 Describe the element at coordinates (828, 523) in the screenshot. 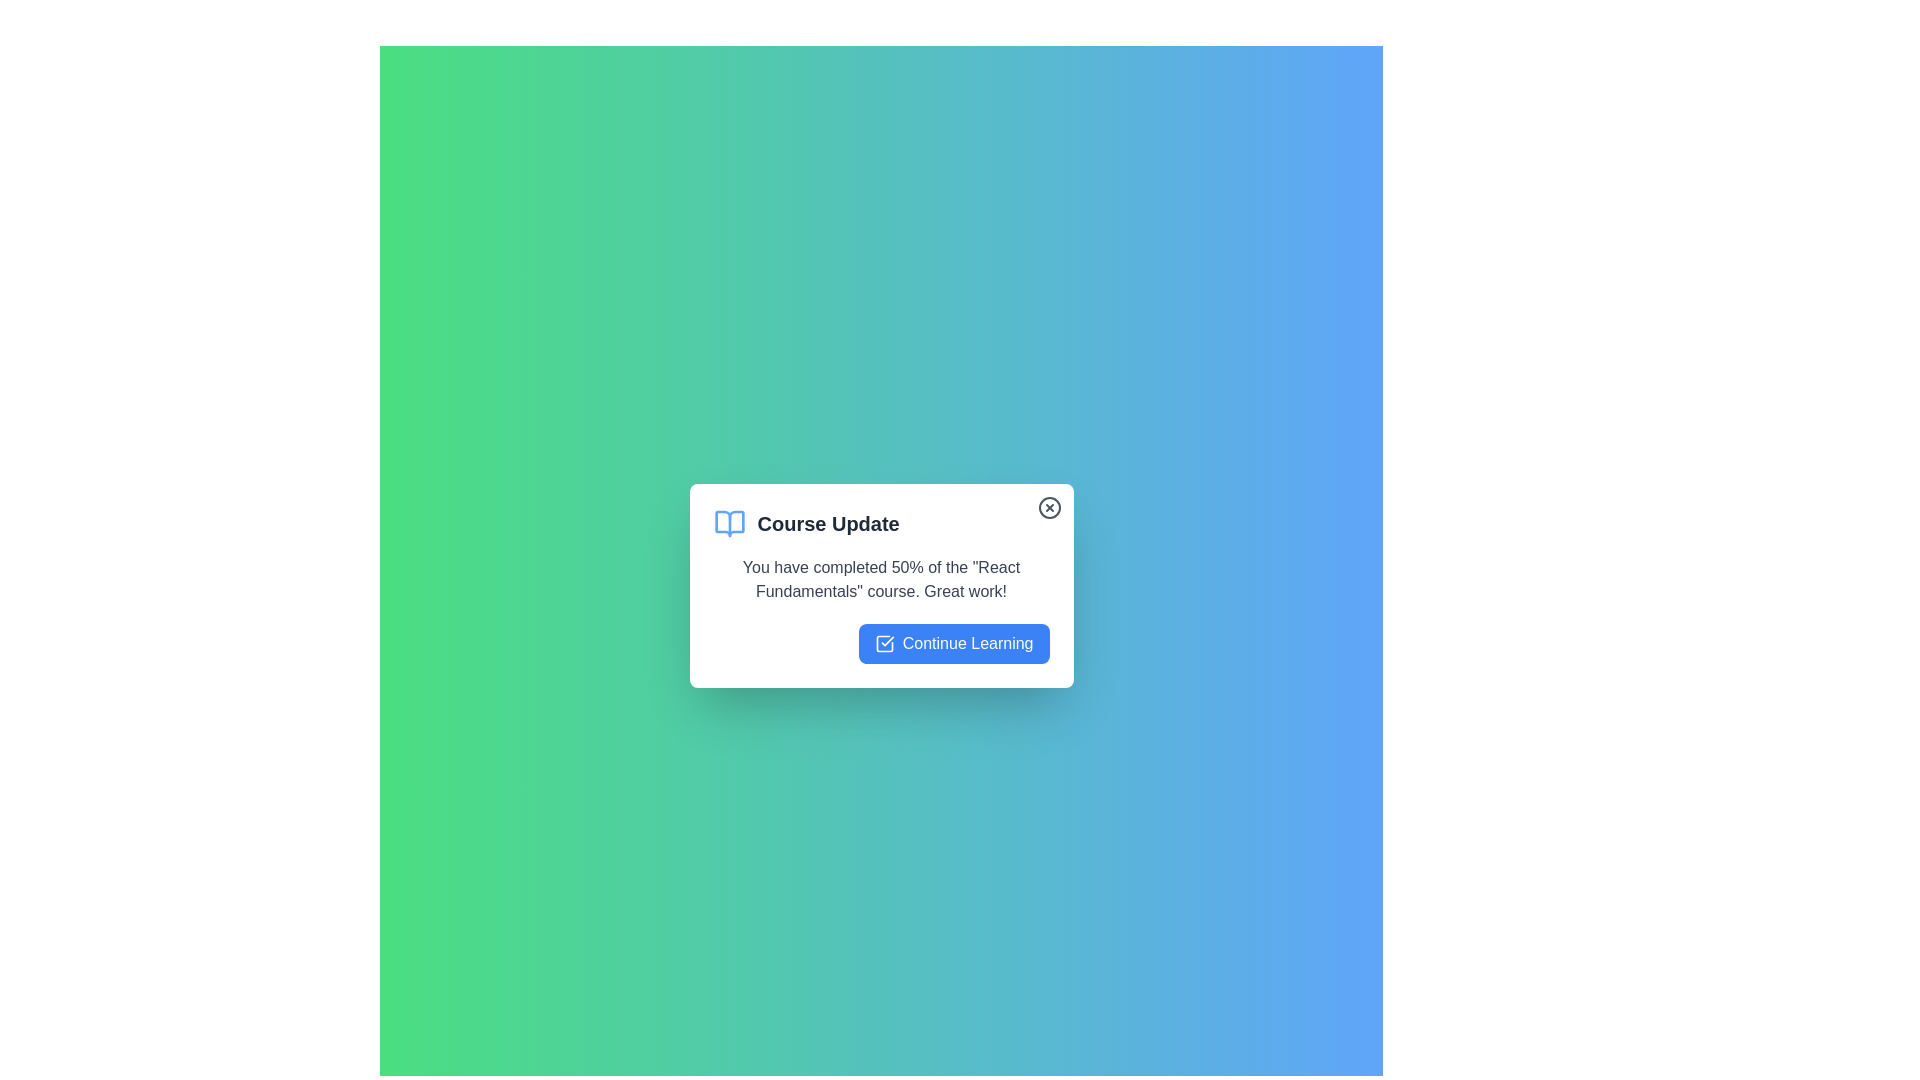

I see `the text label displaying 'Course Update' with bold and large font, located on the top-left side of a modal window` at that location.